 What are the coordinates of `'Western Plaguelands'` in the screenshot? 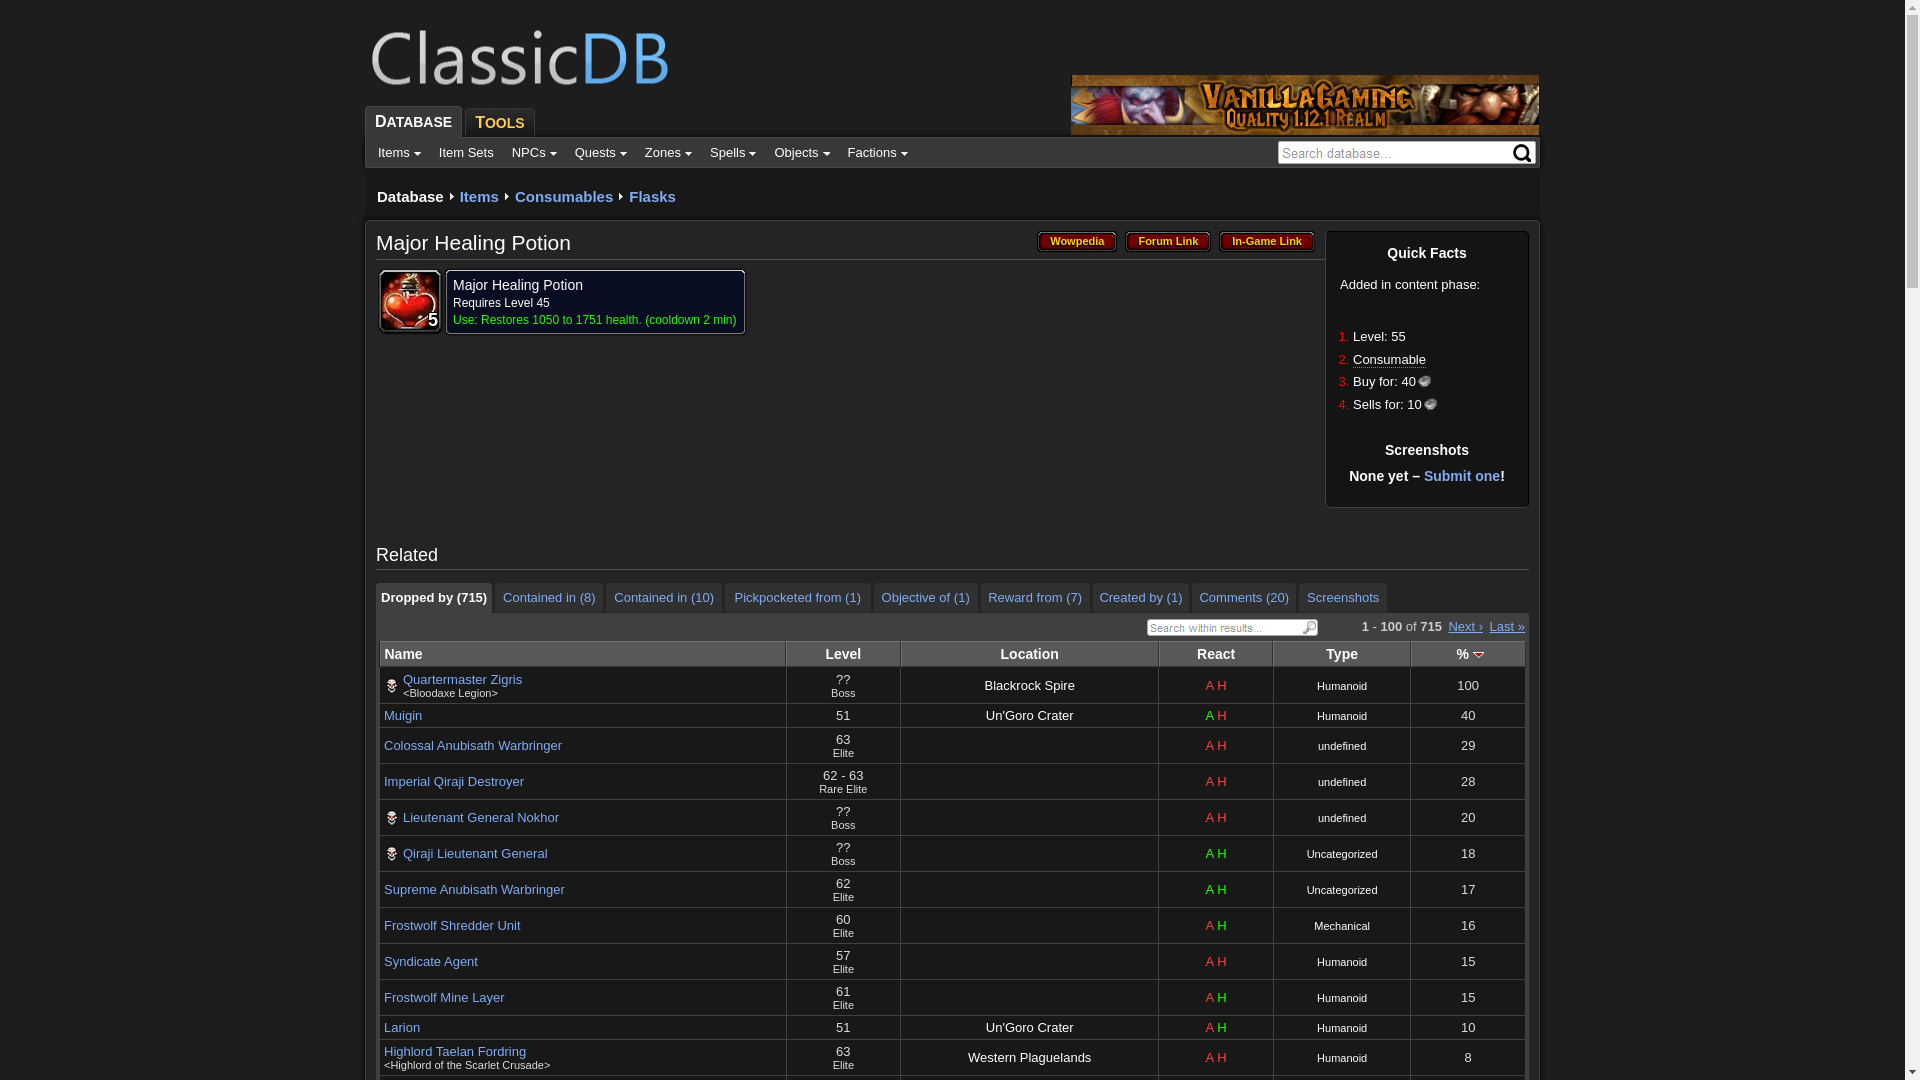 It's located at (1029, 1056).